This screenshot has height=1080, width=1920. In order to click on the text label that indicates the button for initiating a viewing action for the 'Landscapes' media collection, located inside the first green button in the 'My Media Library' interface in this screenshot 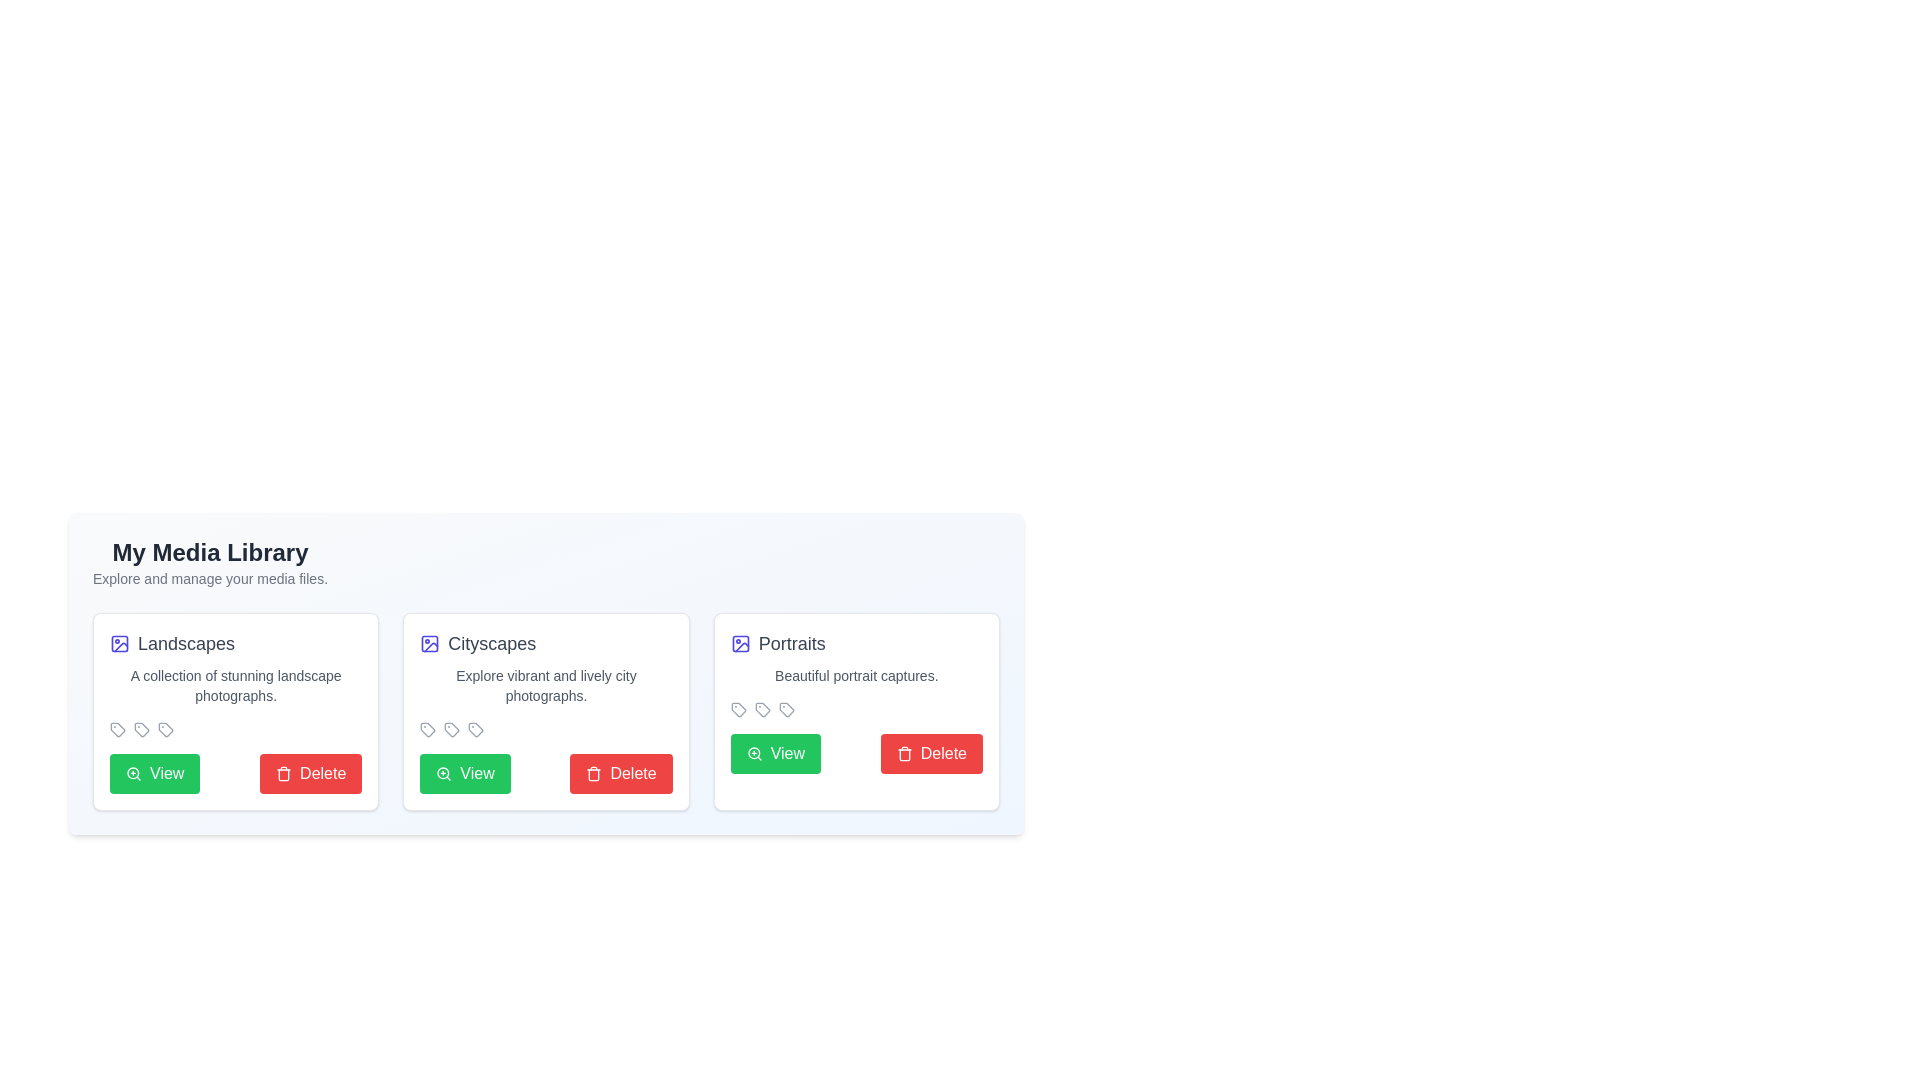, I will do `click(167, 773)`.